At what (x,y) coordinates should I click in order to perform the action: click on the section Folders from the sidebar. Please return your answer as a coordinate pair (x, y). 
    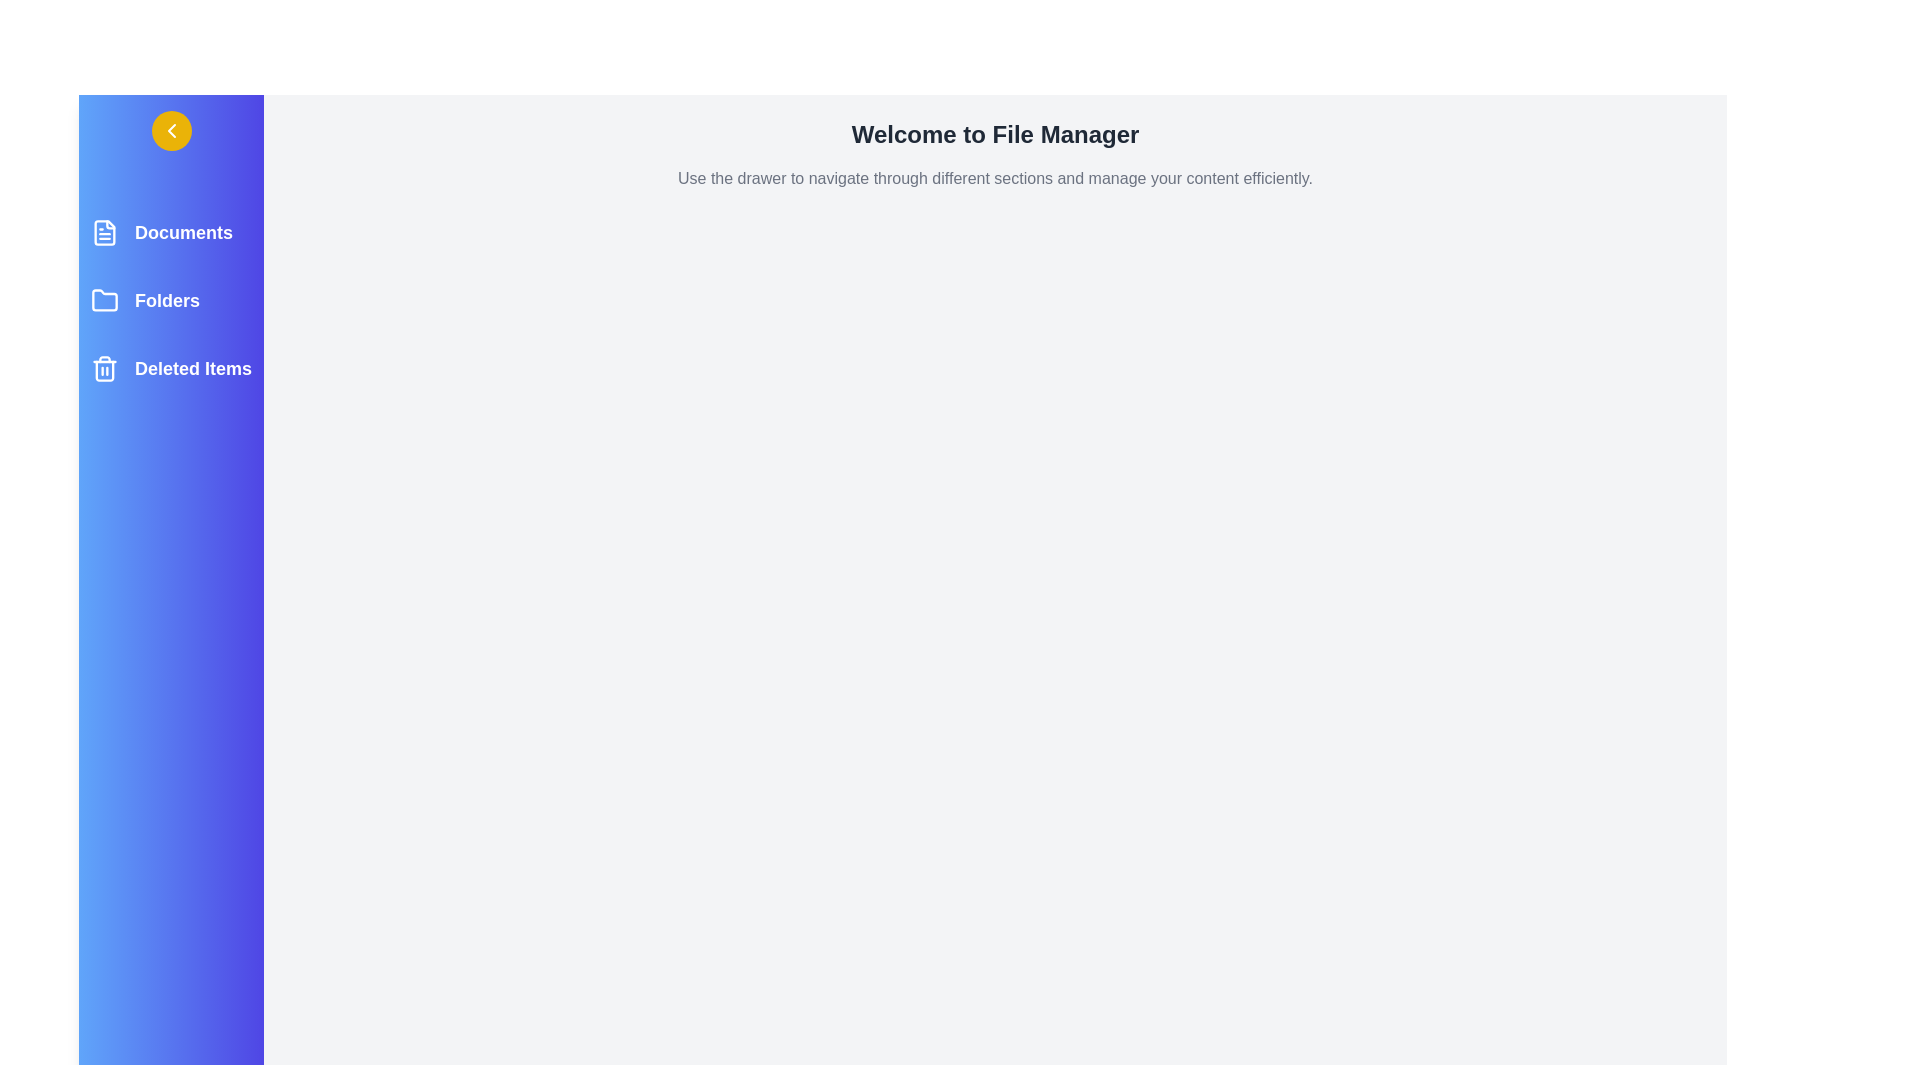
    Looking at the image, I should click on (171, 300).